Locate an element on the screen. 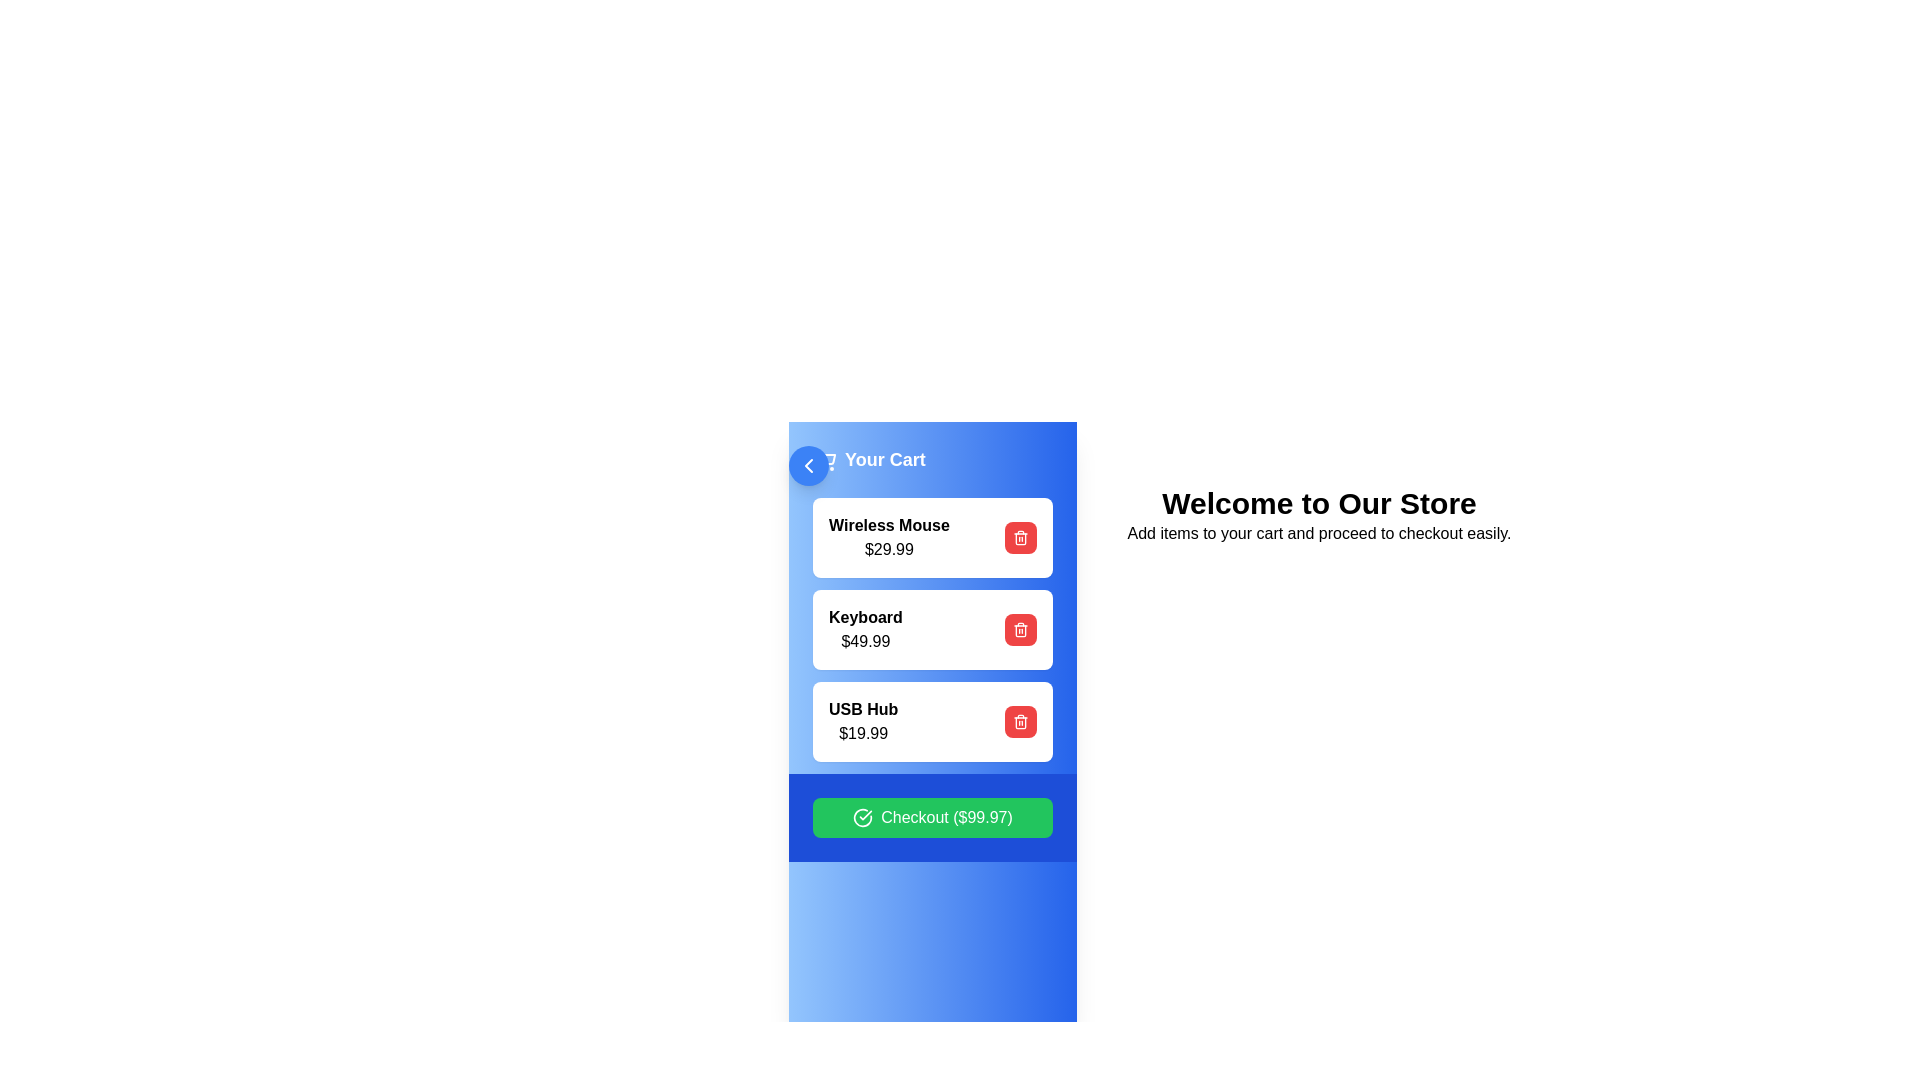  the checkout button located at the bottom of the sidebar with a blue background to initiate the checkout process is located at coordinates (931, 817).